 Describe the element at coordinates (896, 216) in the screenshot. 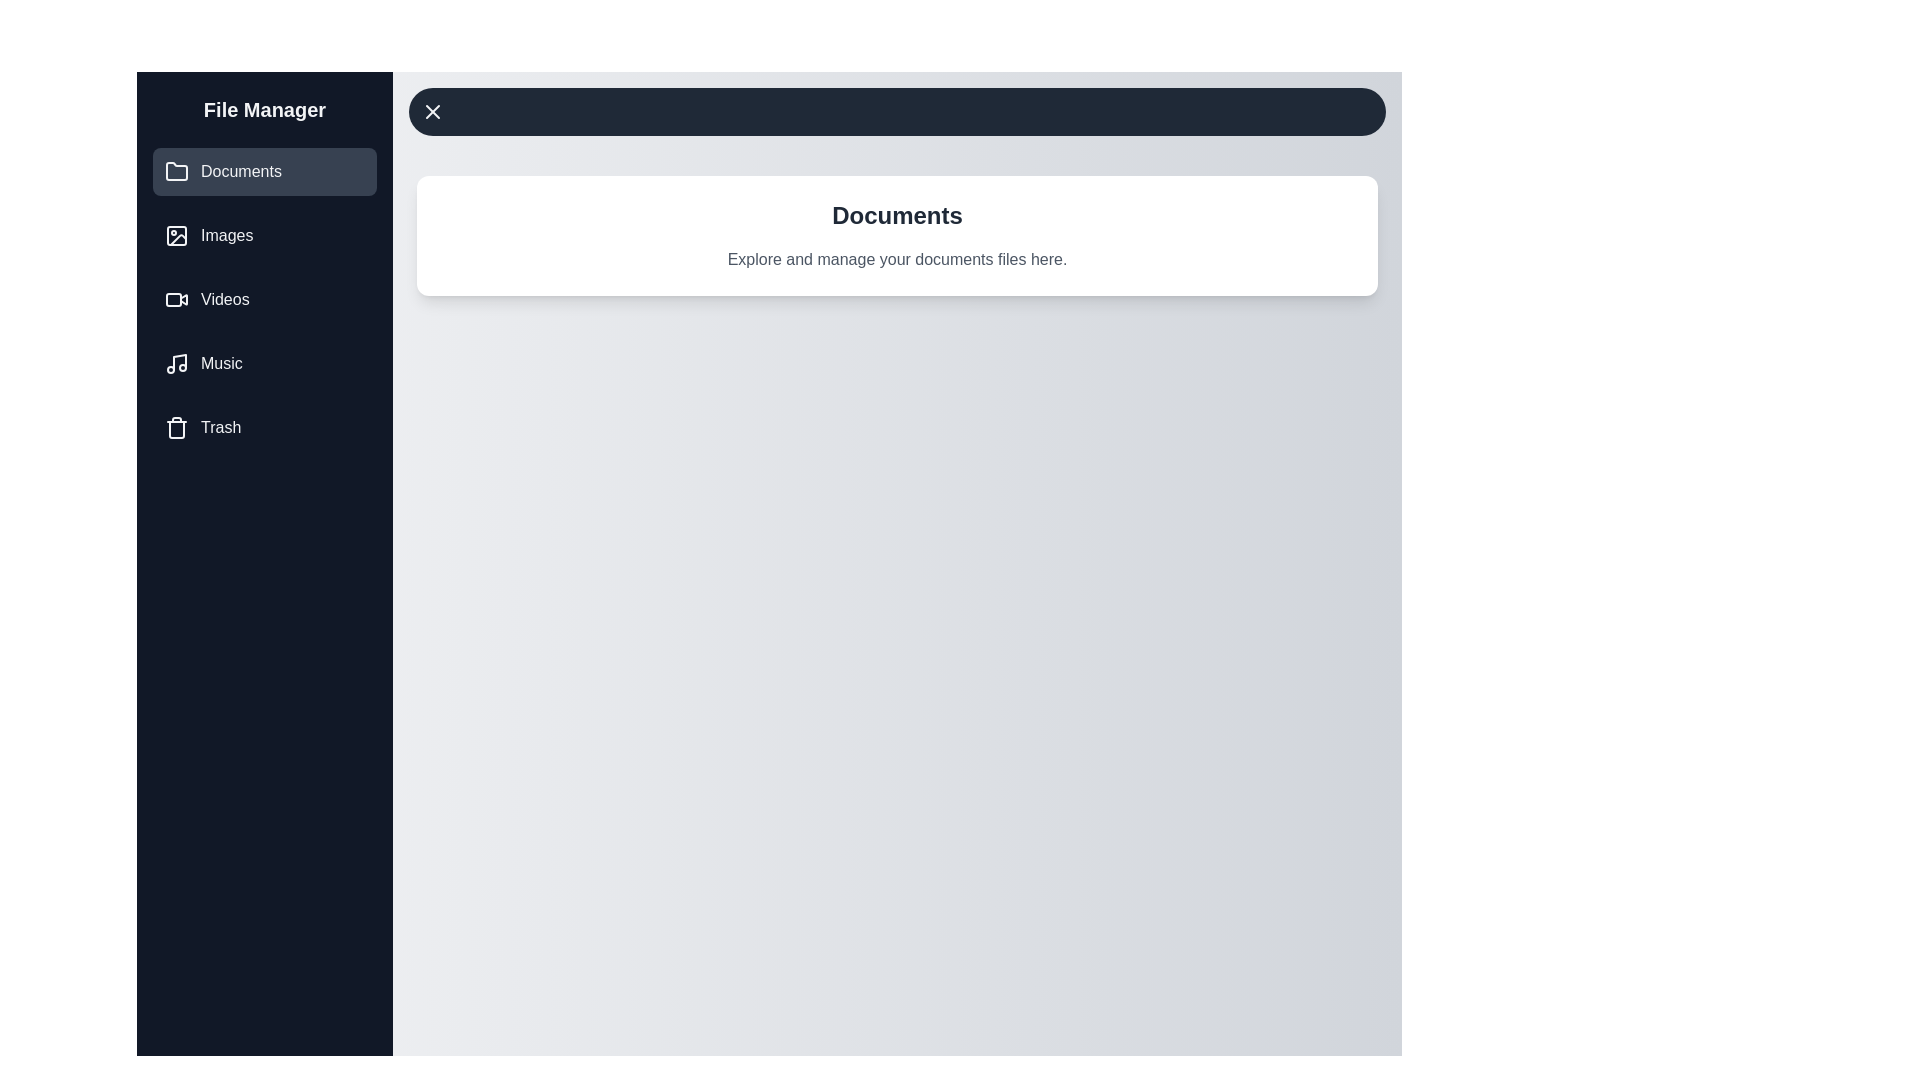

I see `the header text 'Documents' in the main section` at that location.